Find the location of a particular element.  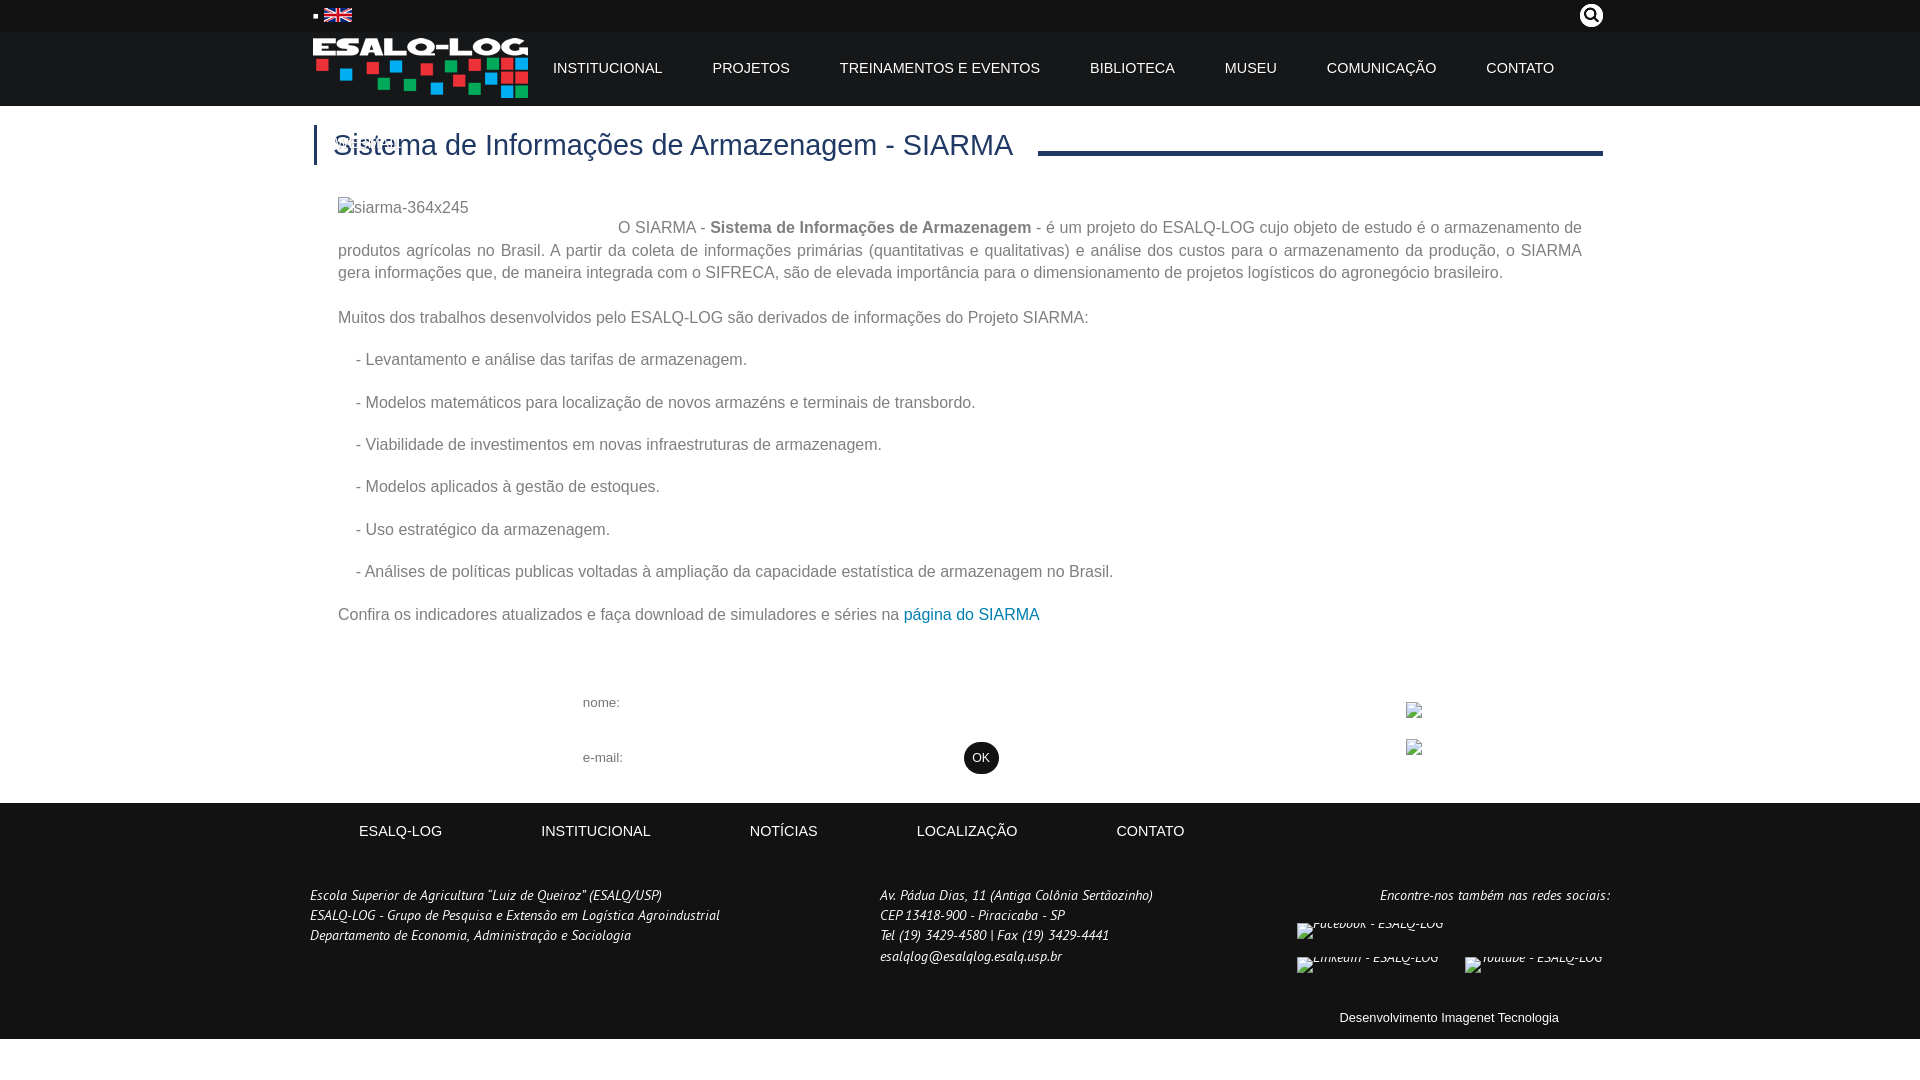

'English' is located at coordinates (337, 15).